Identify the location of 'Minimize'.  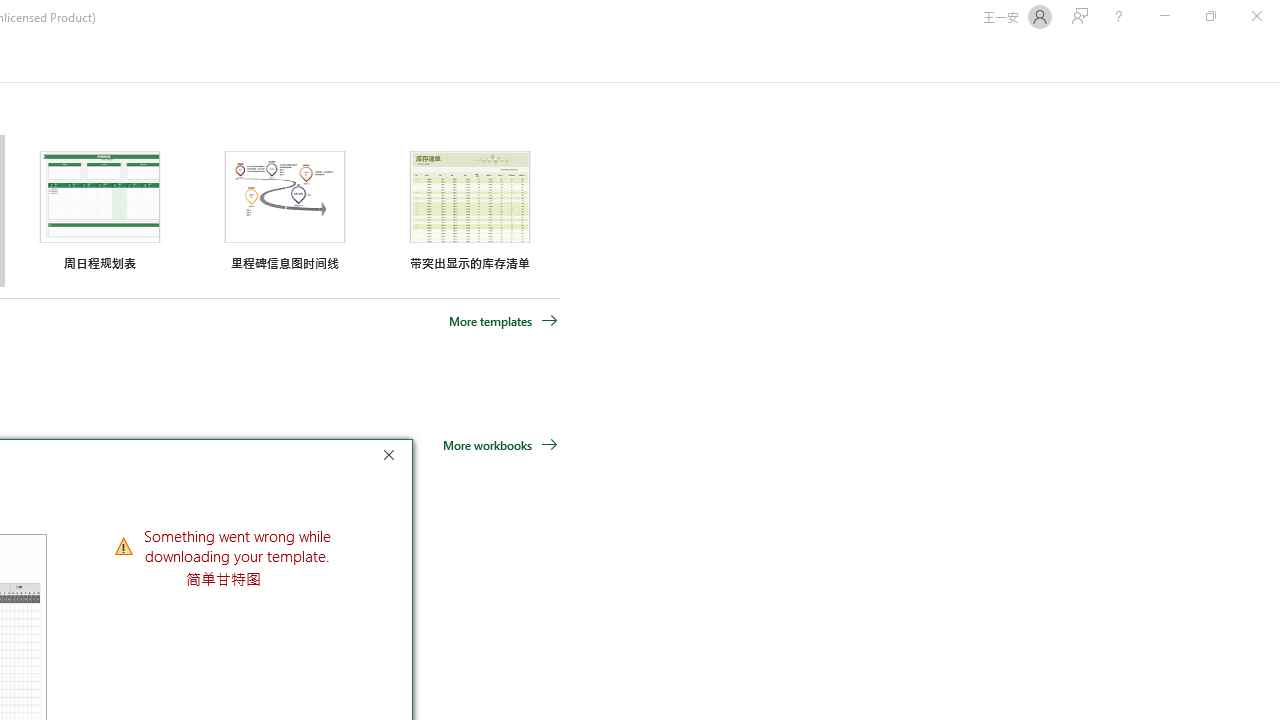
(1164, 16).